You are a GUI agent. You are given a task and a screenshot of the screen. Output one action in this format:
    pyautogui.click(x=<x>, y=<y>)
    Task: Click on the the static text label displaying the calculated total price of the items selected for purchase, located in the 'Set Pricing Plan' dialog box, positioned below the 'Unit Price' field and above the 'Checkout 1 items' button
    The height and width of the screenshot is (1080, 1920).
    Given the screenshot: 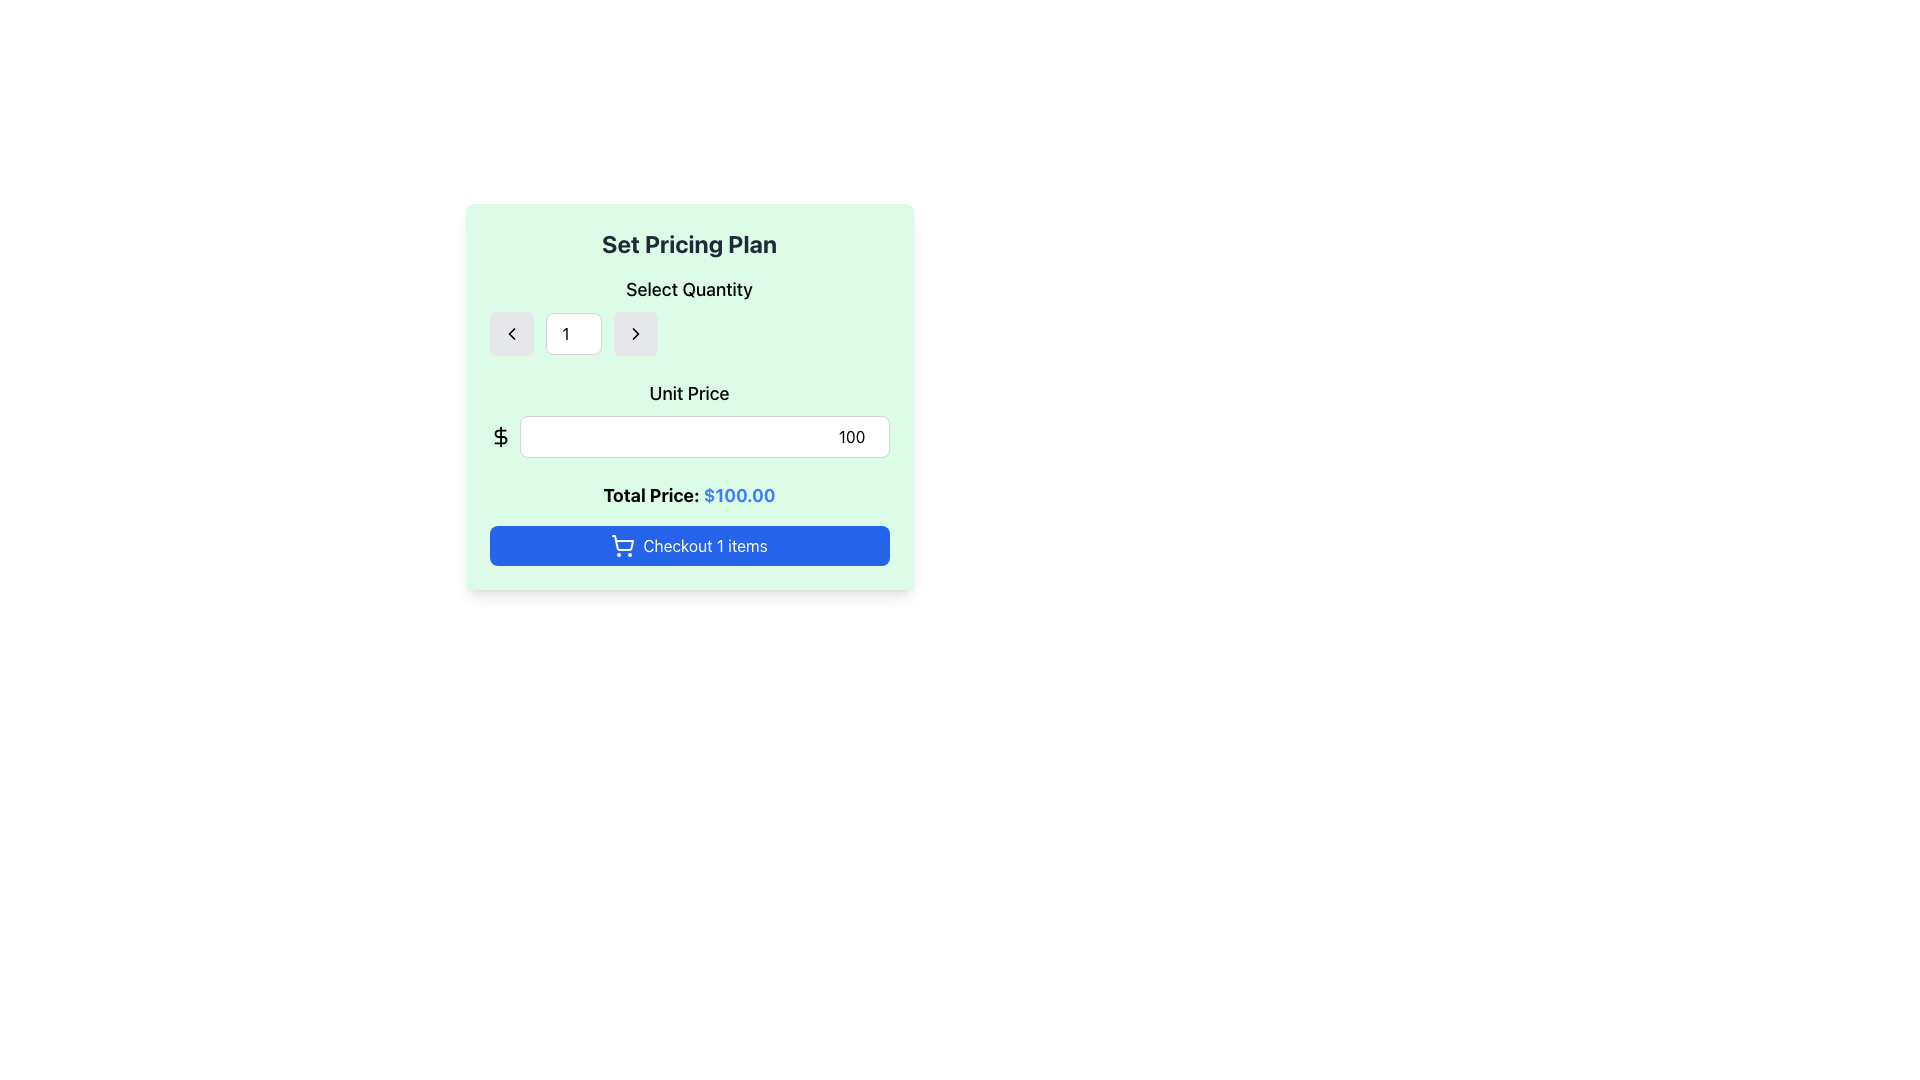 What is the action you would take?
    pyautogui.click(x=738, y=495)
    